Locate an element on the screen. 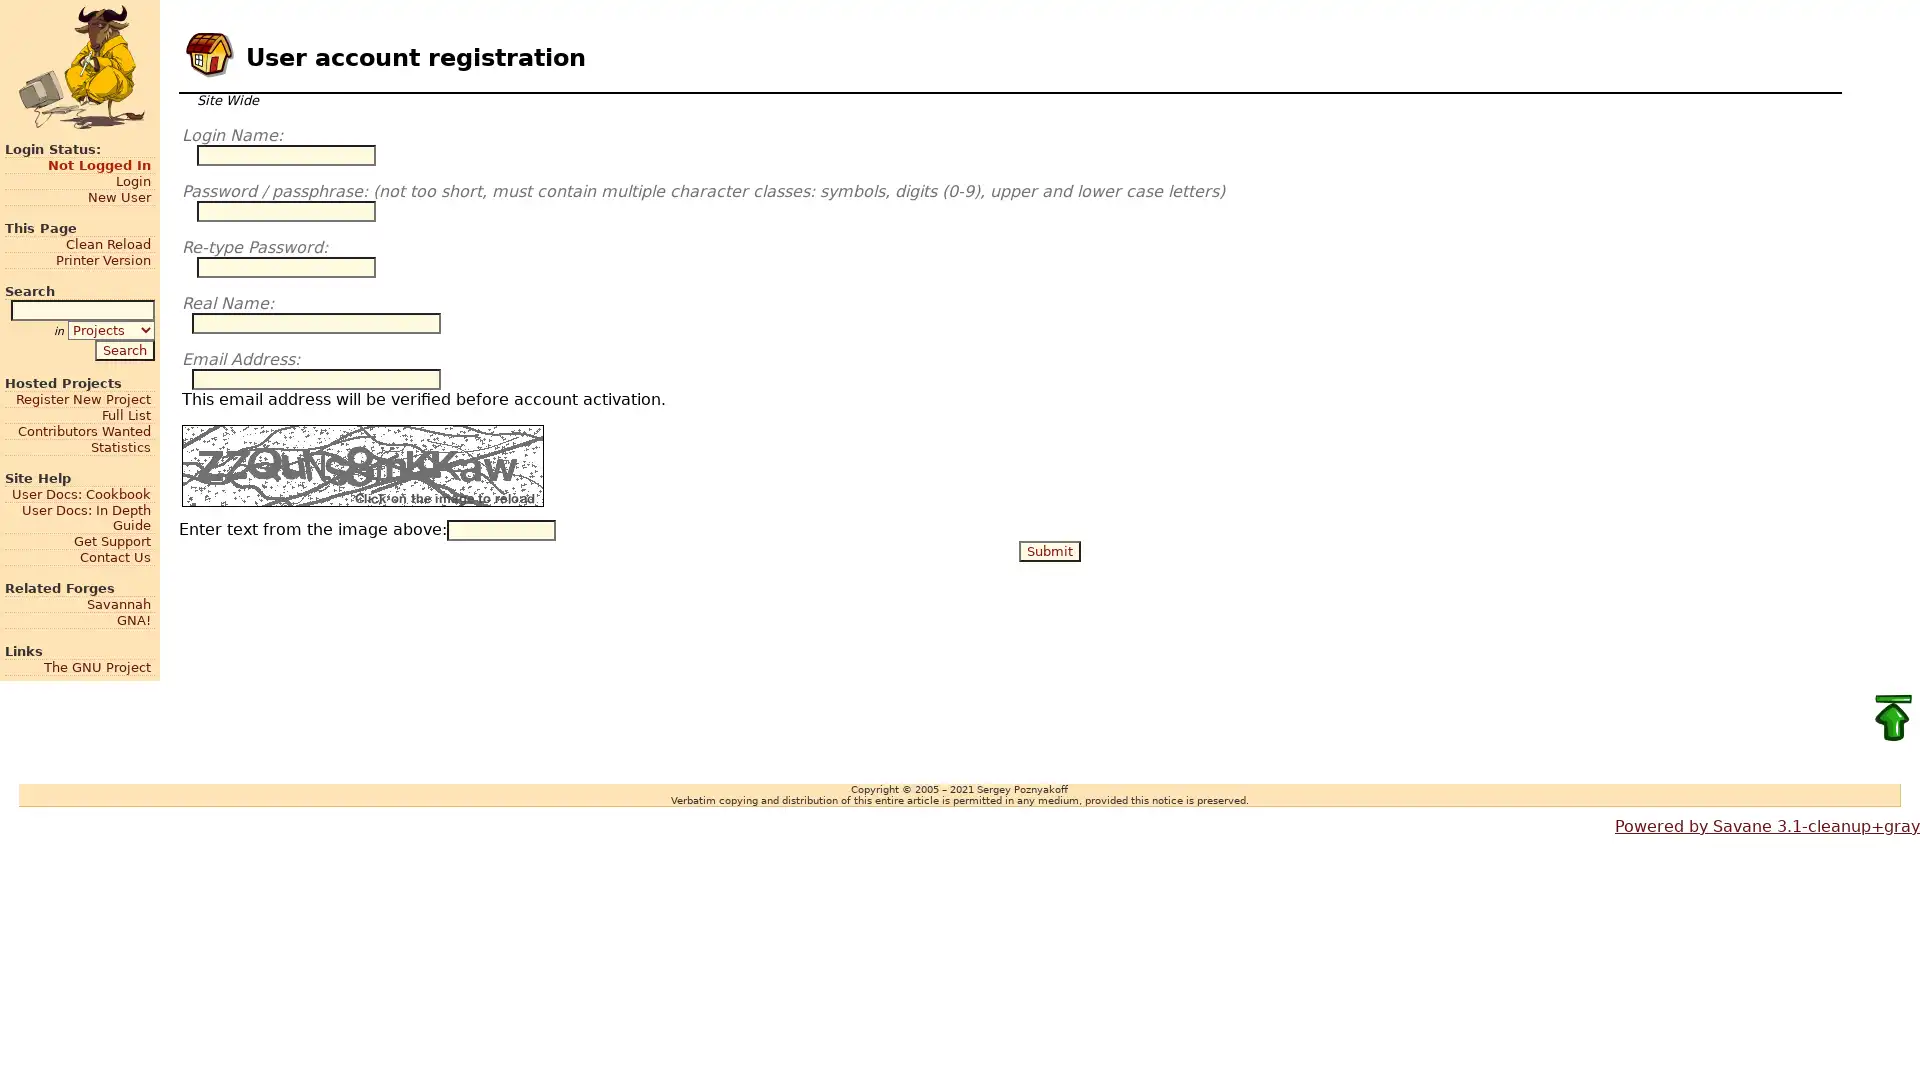 This screenshot has width=1920, height=1080. Submit is located at coordinates (1048, 550).